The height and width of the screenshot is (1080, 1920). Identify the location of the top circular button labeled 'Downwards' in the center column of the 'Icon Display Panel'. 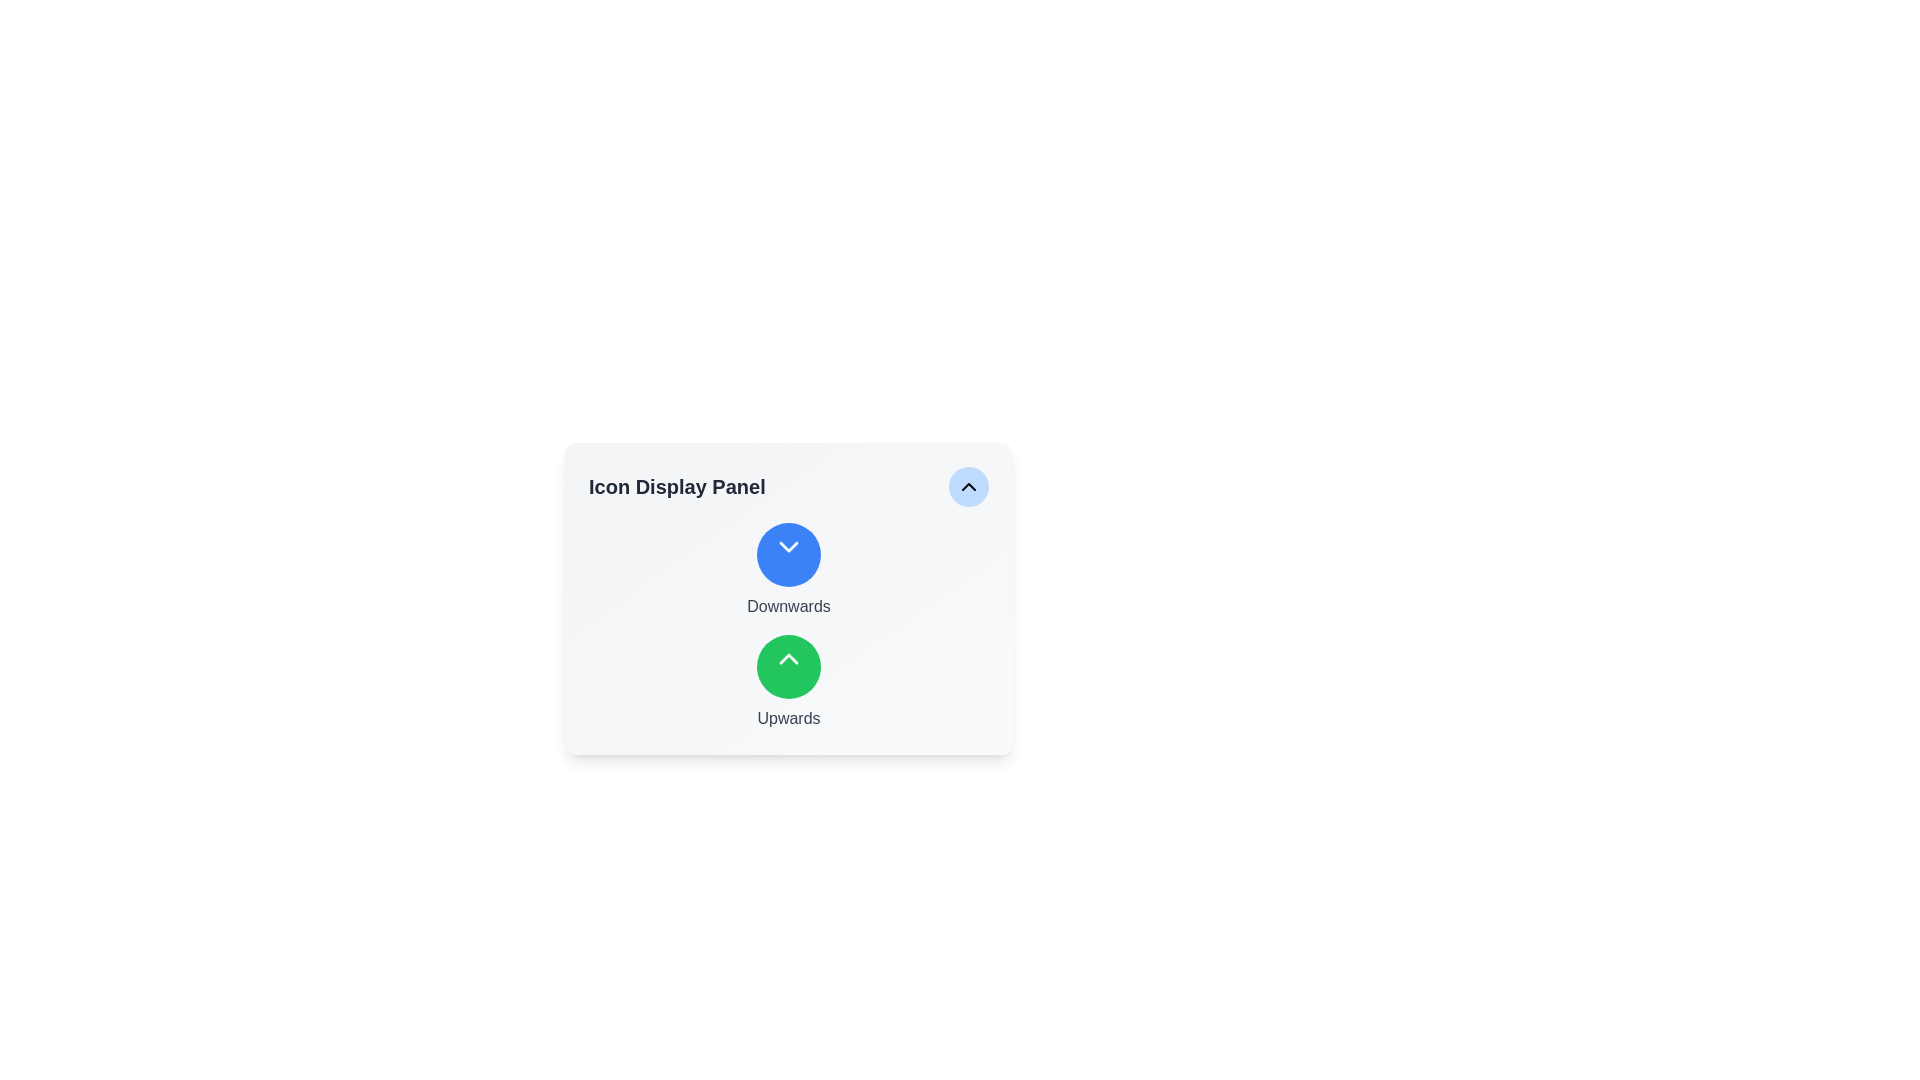
(787, 555).